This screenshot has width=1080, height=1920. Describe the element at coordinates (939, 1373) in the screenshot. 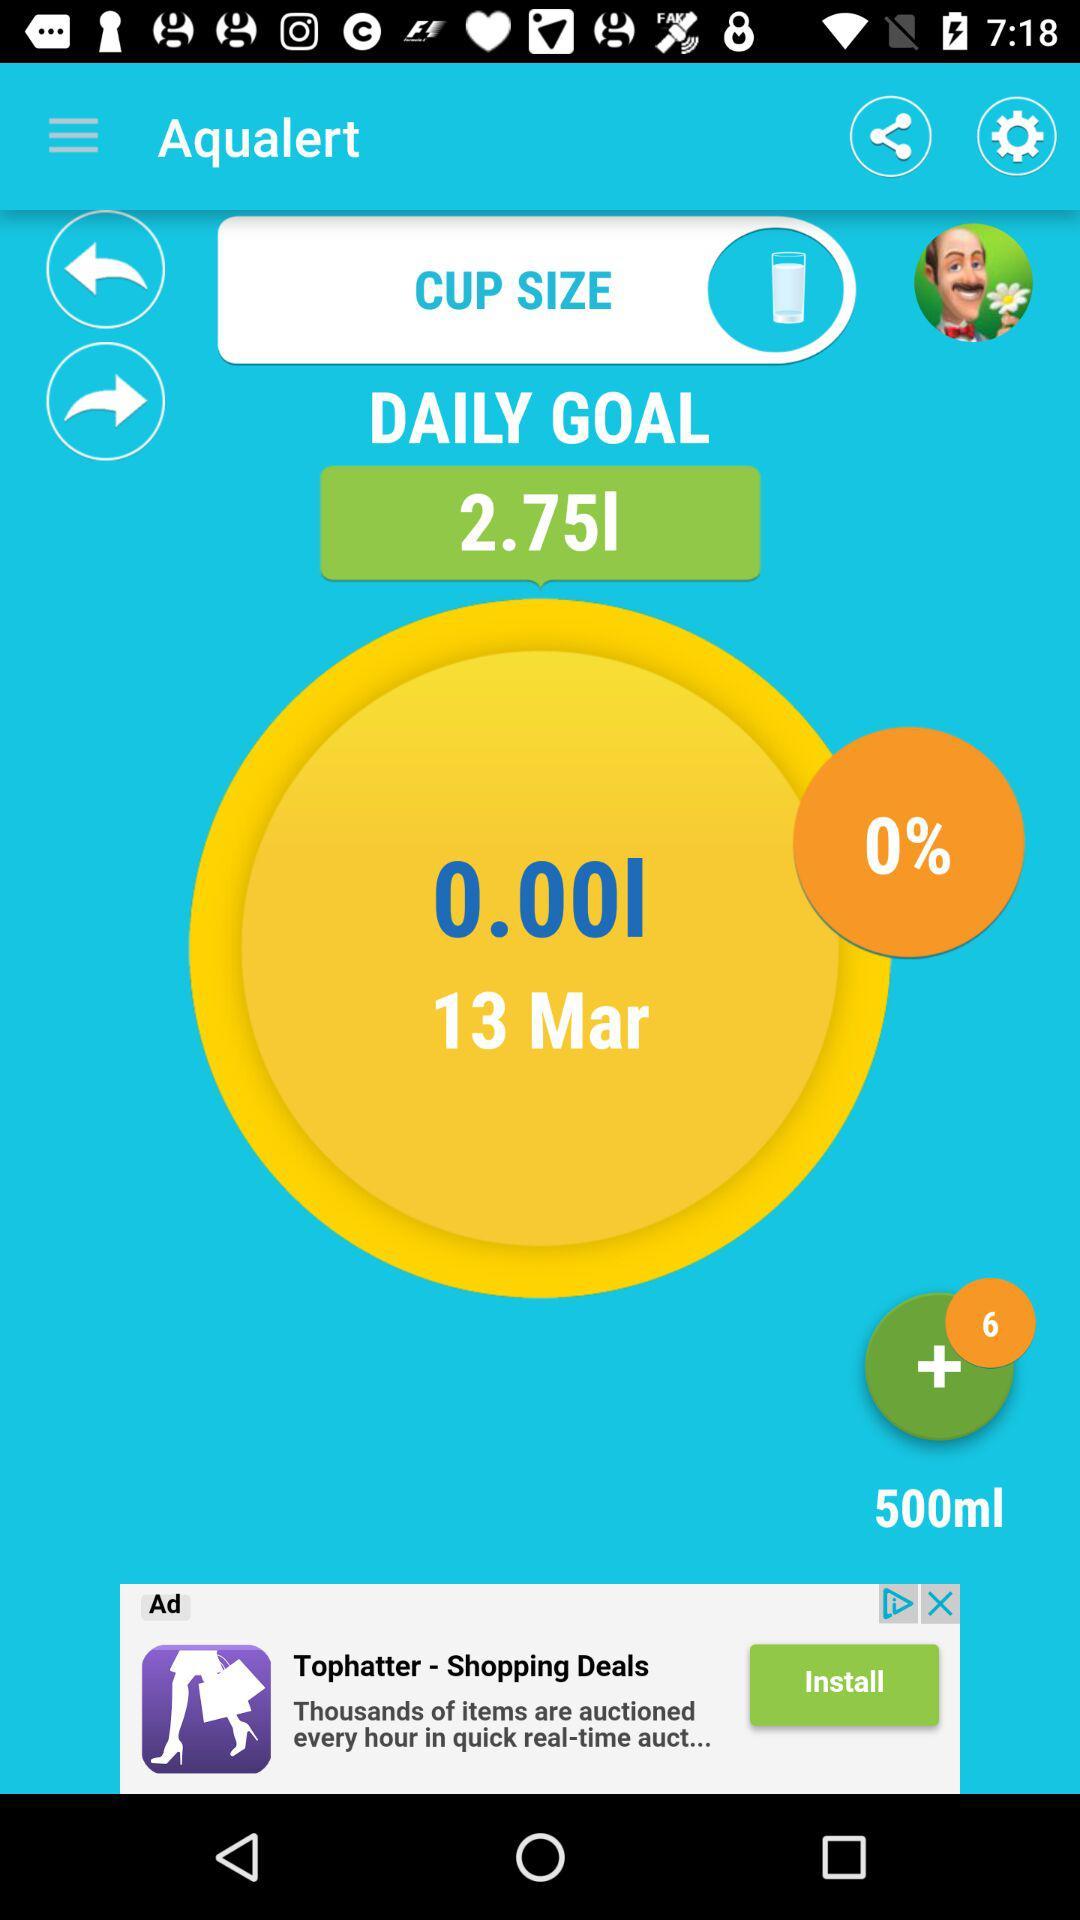

I see `new` at that location.